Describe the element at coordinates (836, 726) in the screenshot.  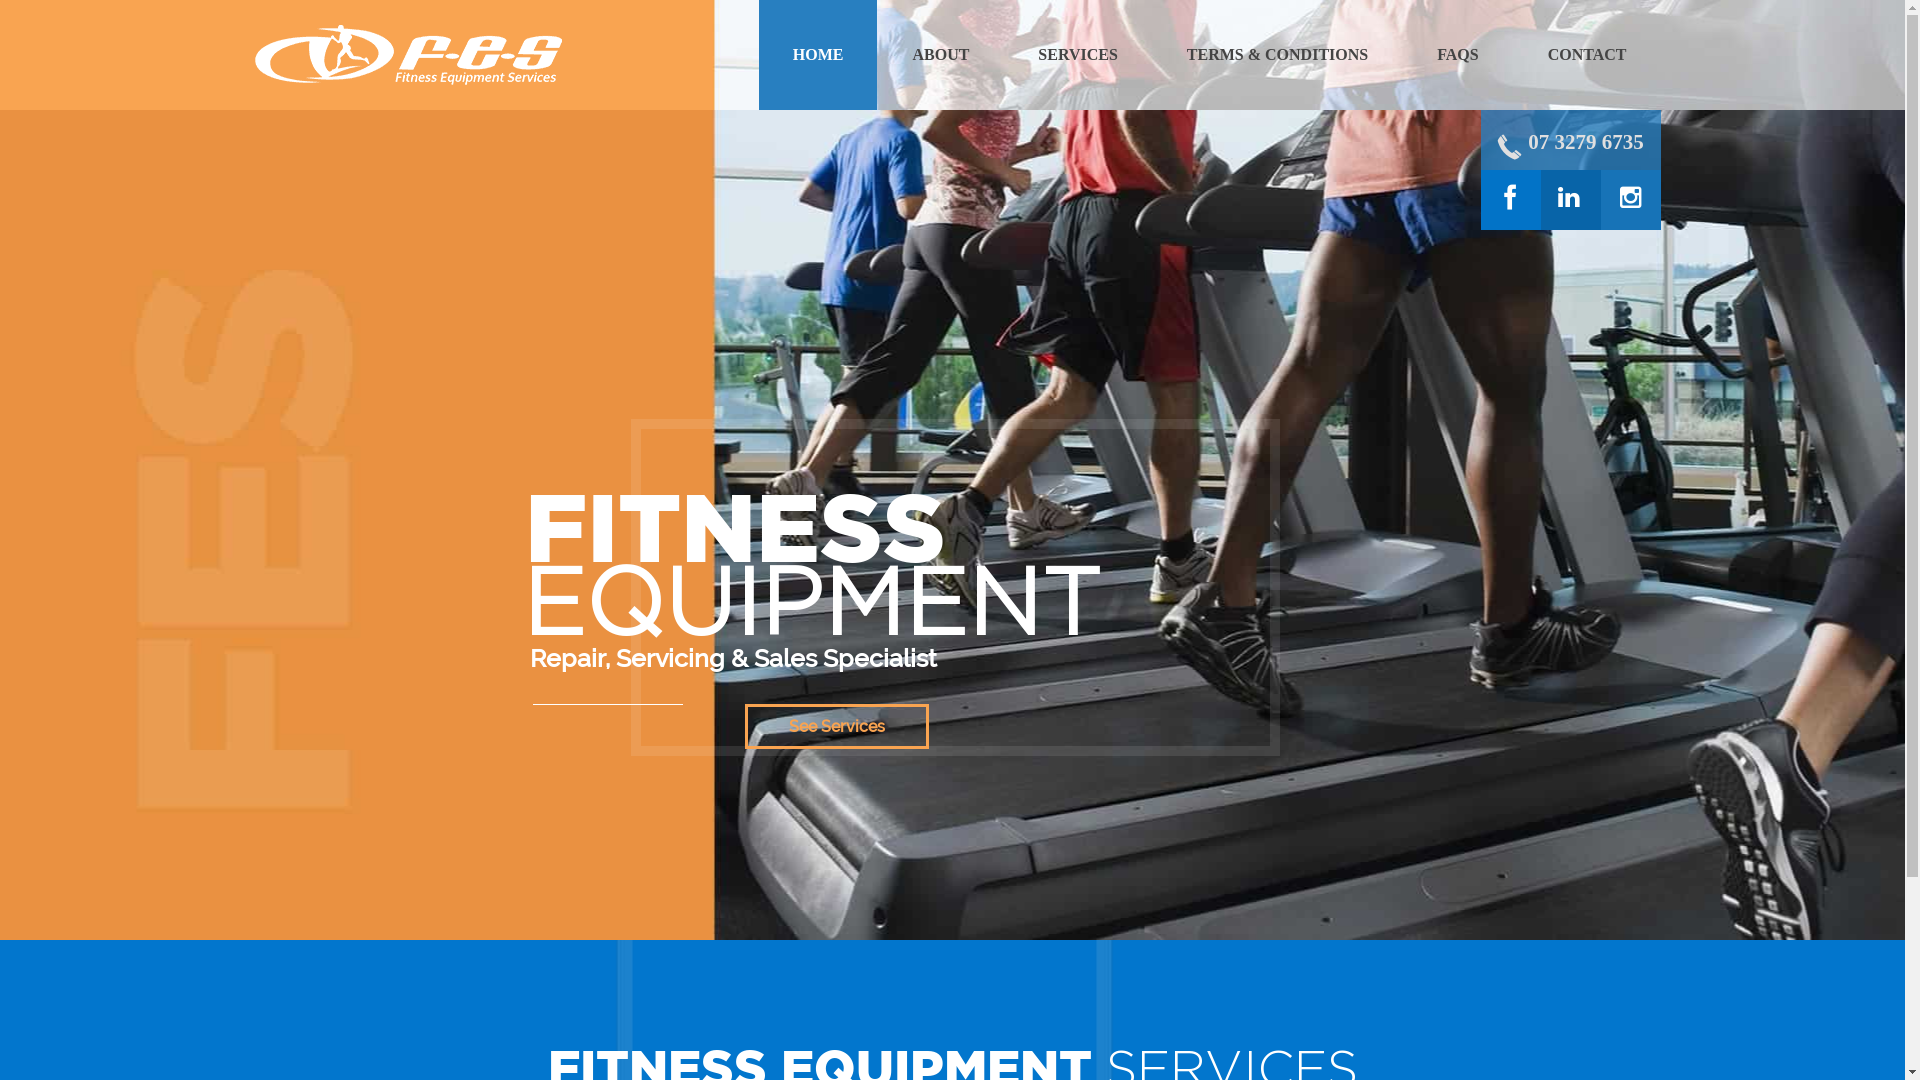
I see `'See Services'` at that location.